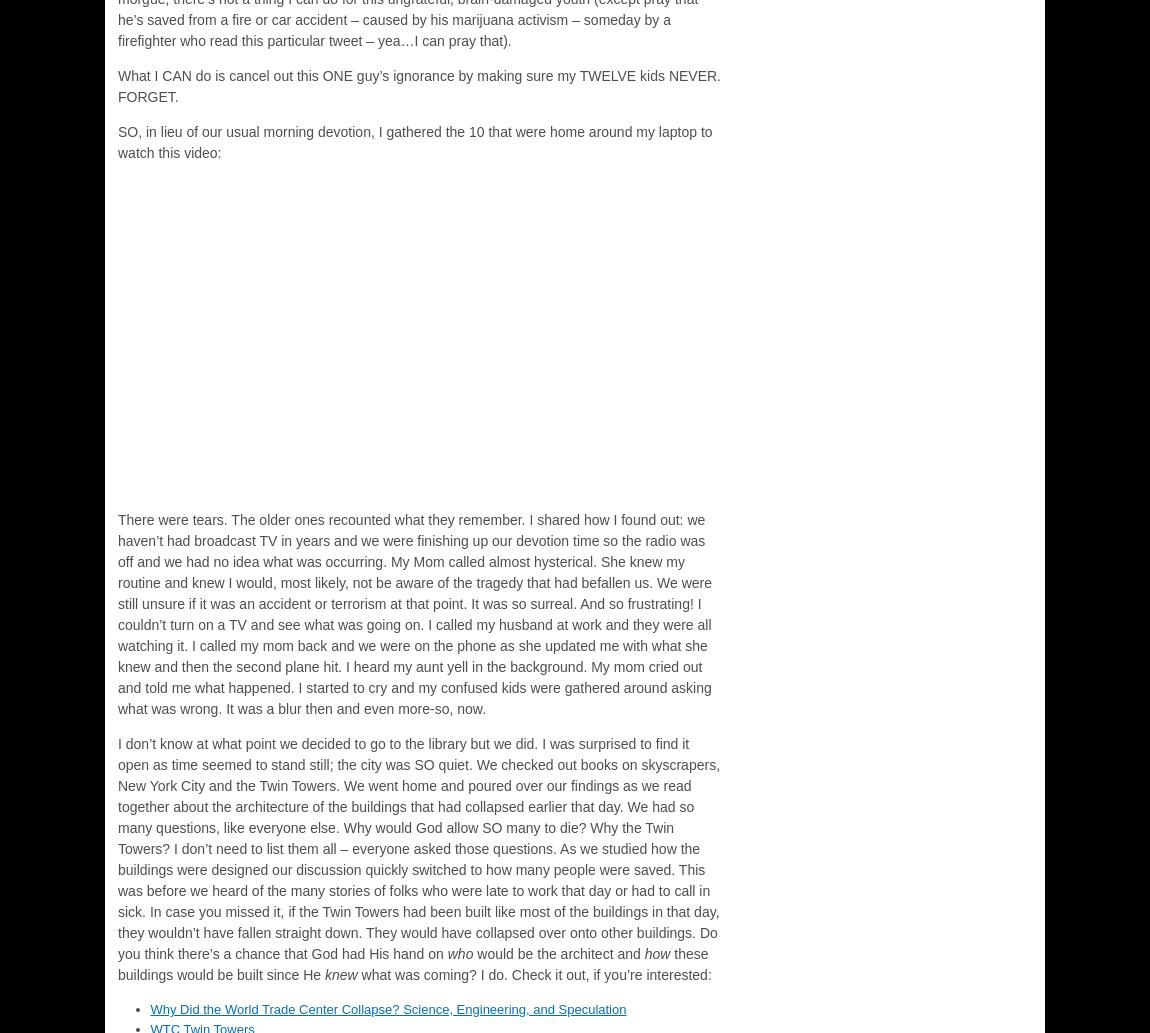 The width and height of the screenshot is (1150, 1033). I want to click on 'I don’t know at what point we decided to go to the library but we did. I was surprised to find it open as time seemed to stand still; the city was SO quiet. We checked out books on skyscrapers, New York City and the Twin Towers. We went home and poured over our findings as we read together about the architecture of the buildings that had collapsed earlier that day. We had so many questions, like everyone else. Why would God allow SO many to die? Why the Twin Towers? I don’t need to list them all – everyone asked those questions. As we studied how the buildings were designed our discussion quickly switched to how many people were saved. This was before we heard of the many stories of folks who were late to work that day or had to call in sick. In case you missed it, if the Twin Towers had been built like most of the buildings in that day, they wouldn’t have fallen straight down. They would have collapsed over onto other buildings. Do you think there’s a chance that God had His hand on', so click(116, 849).